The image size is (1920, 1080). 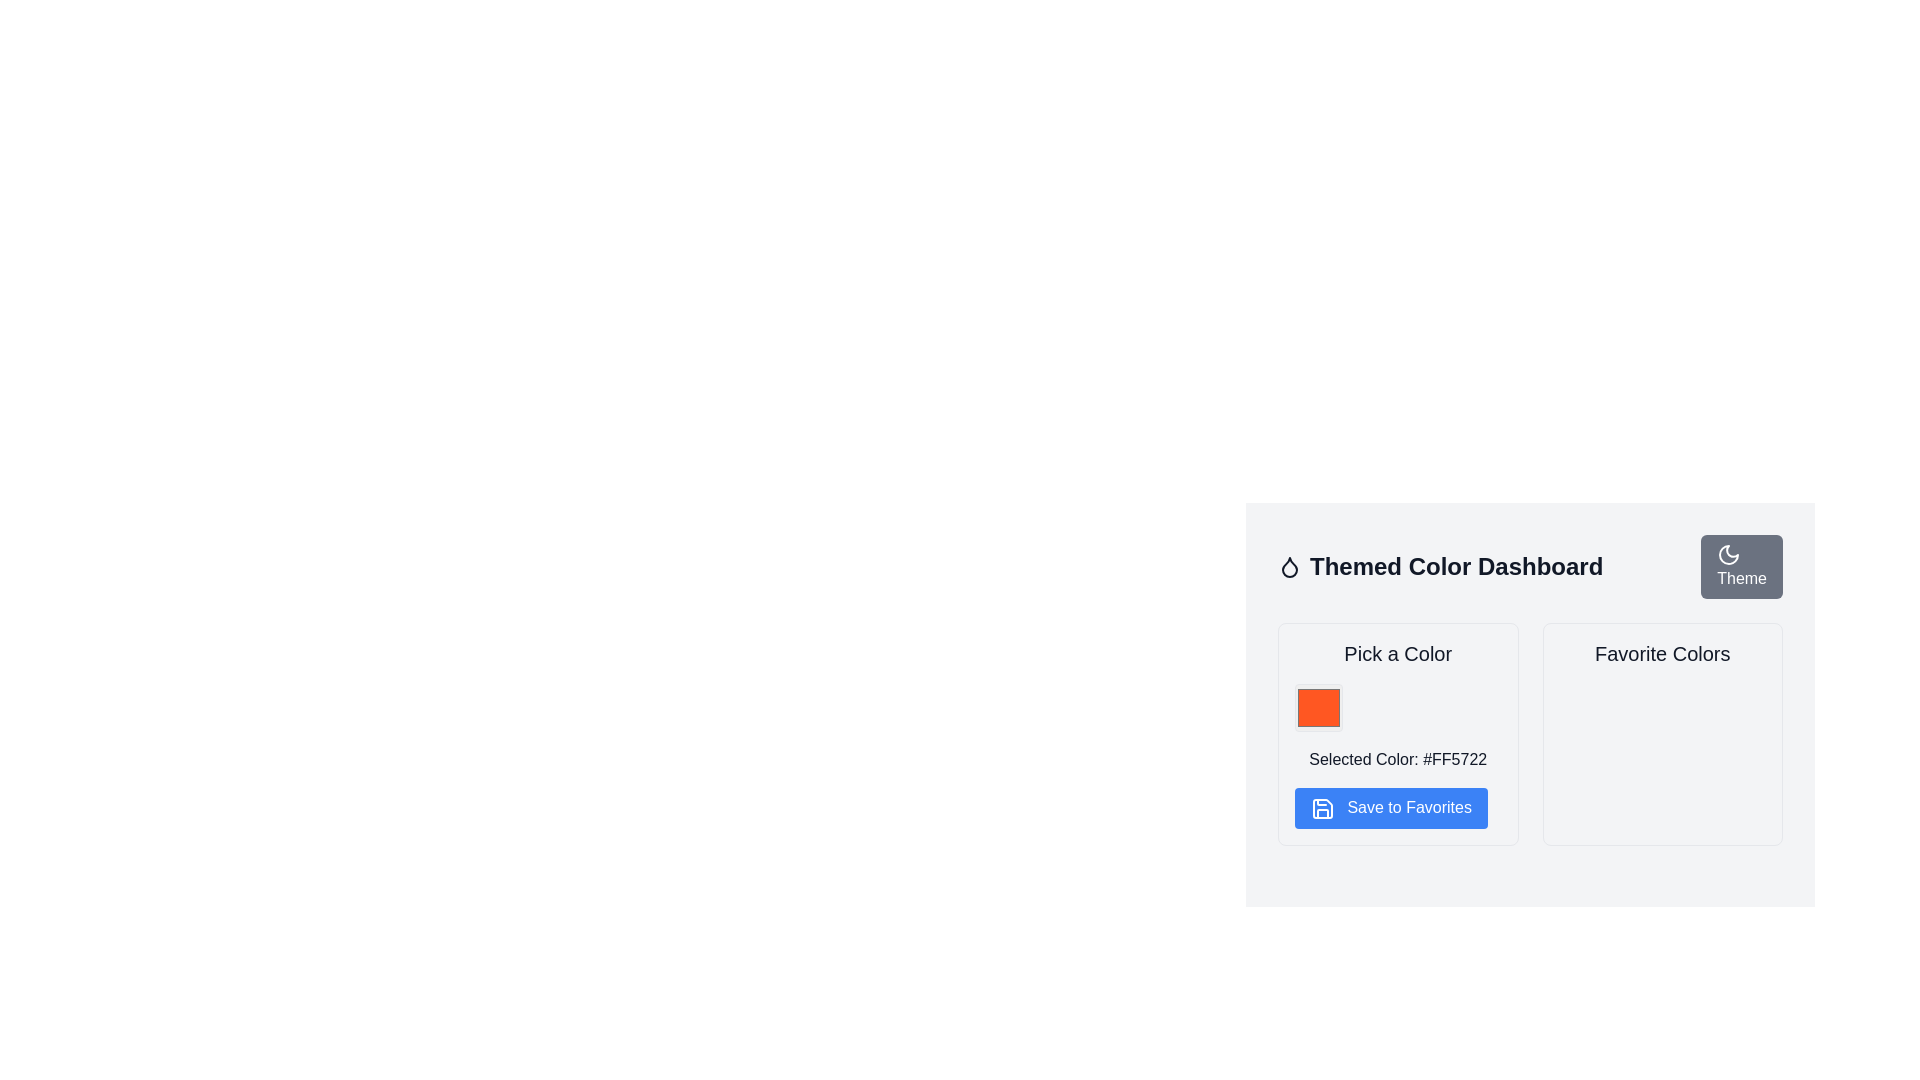 I want to click on the 'Save Color' button located in the 'Pick a Color' card, so click(x=1390, y=807).